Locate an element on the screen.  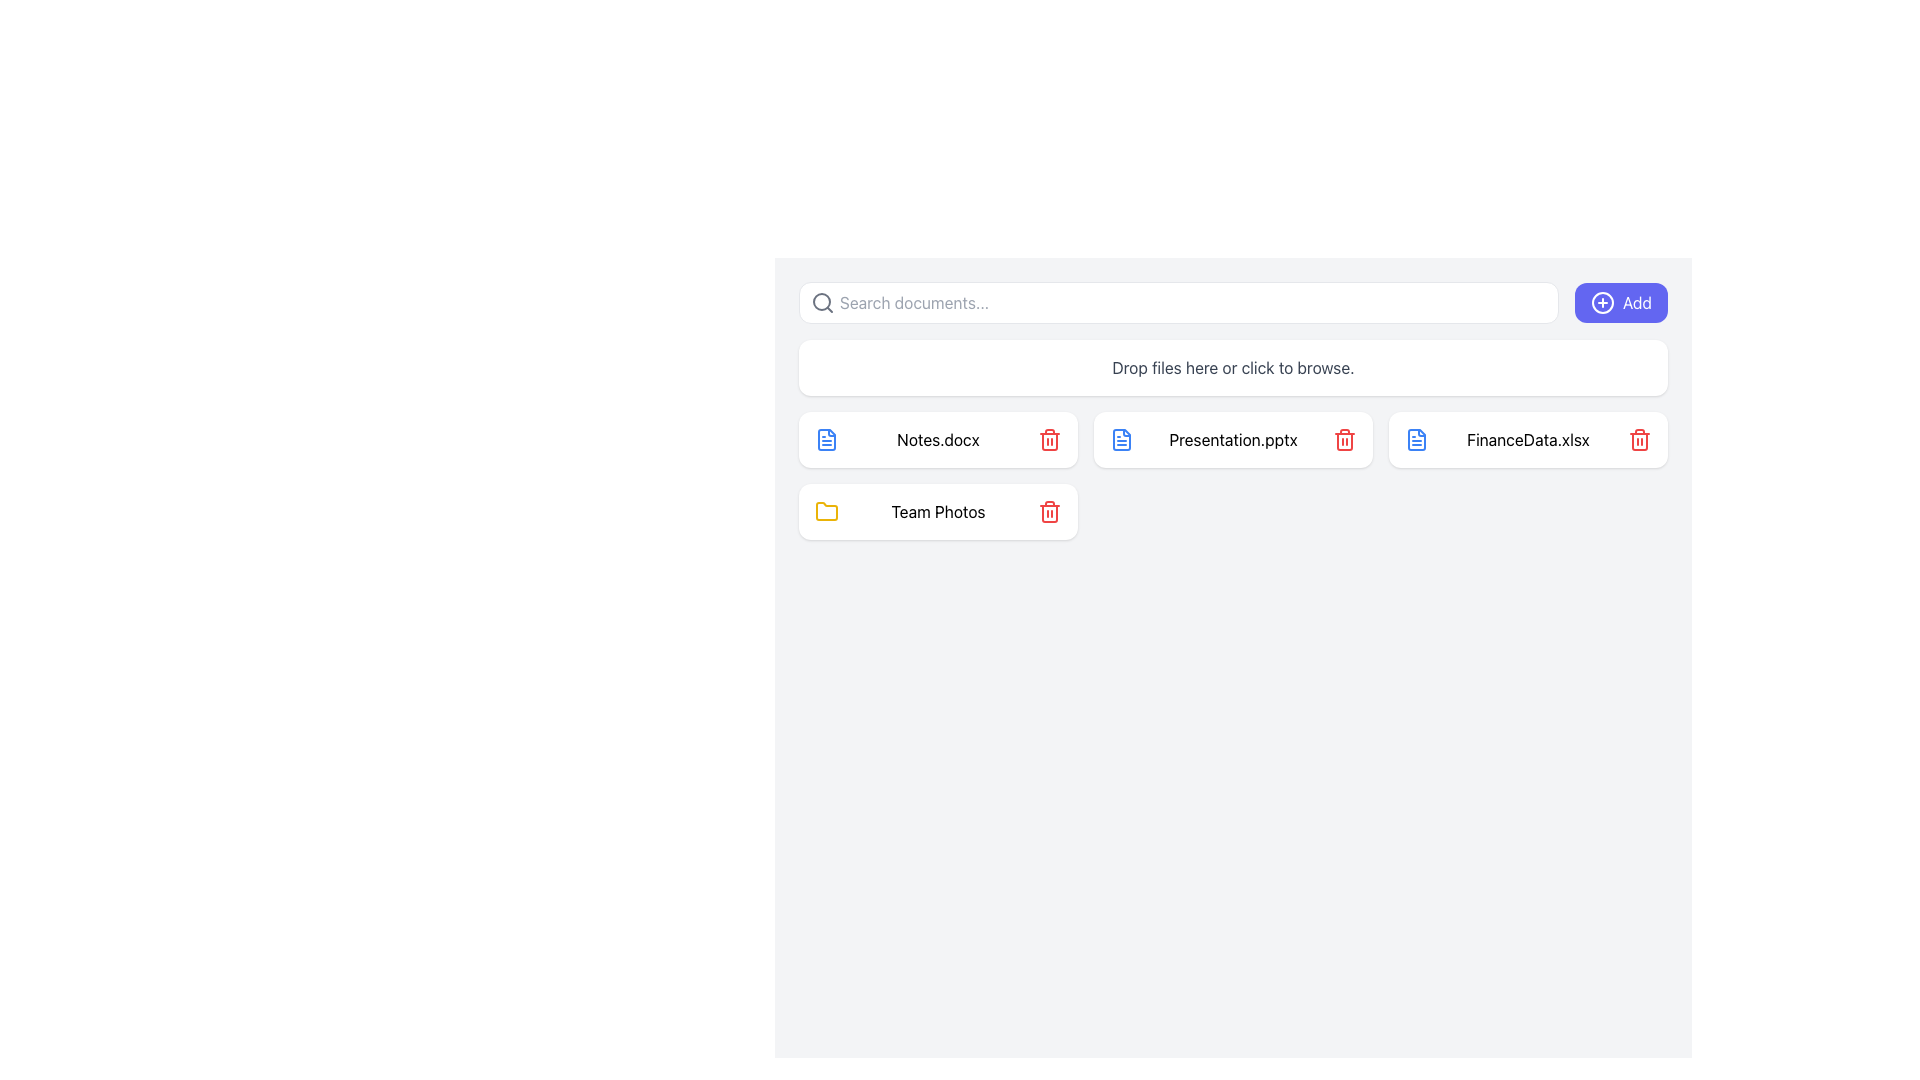
the red delete icon button, styled as a trash bin, located to the far right of the 'Notes.docx' item is located at coordinates (1049, 438).